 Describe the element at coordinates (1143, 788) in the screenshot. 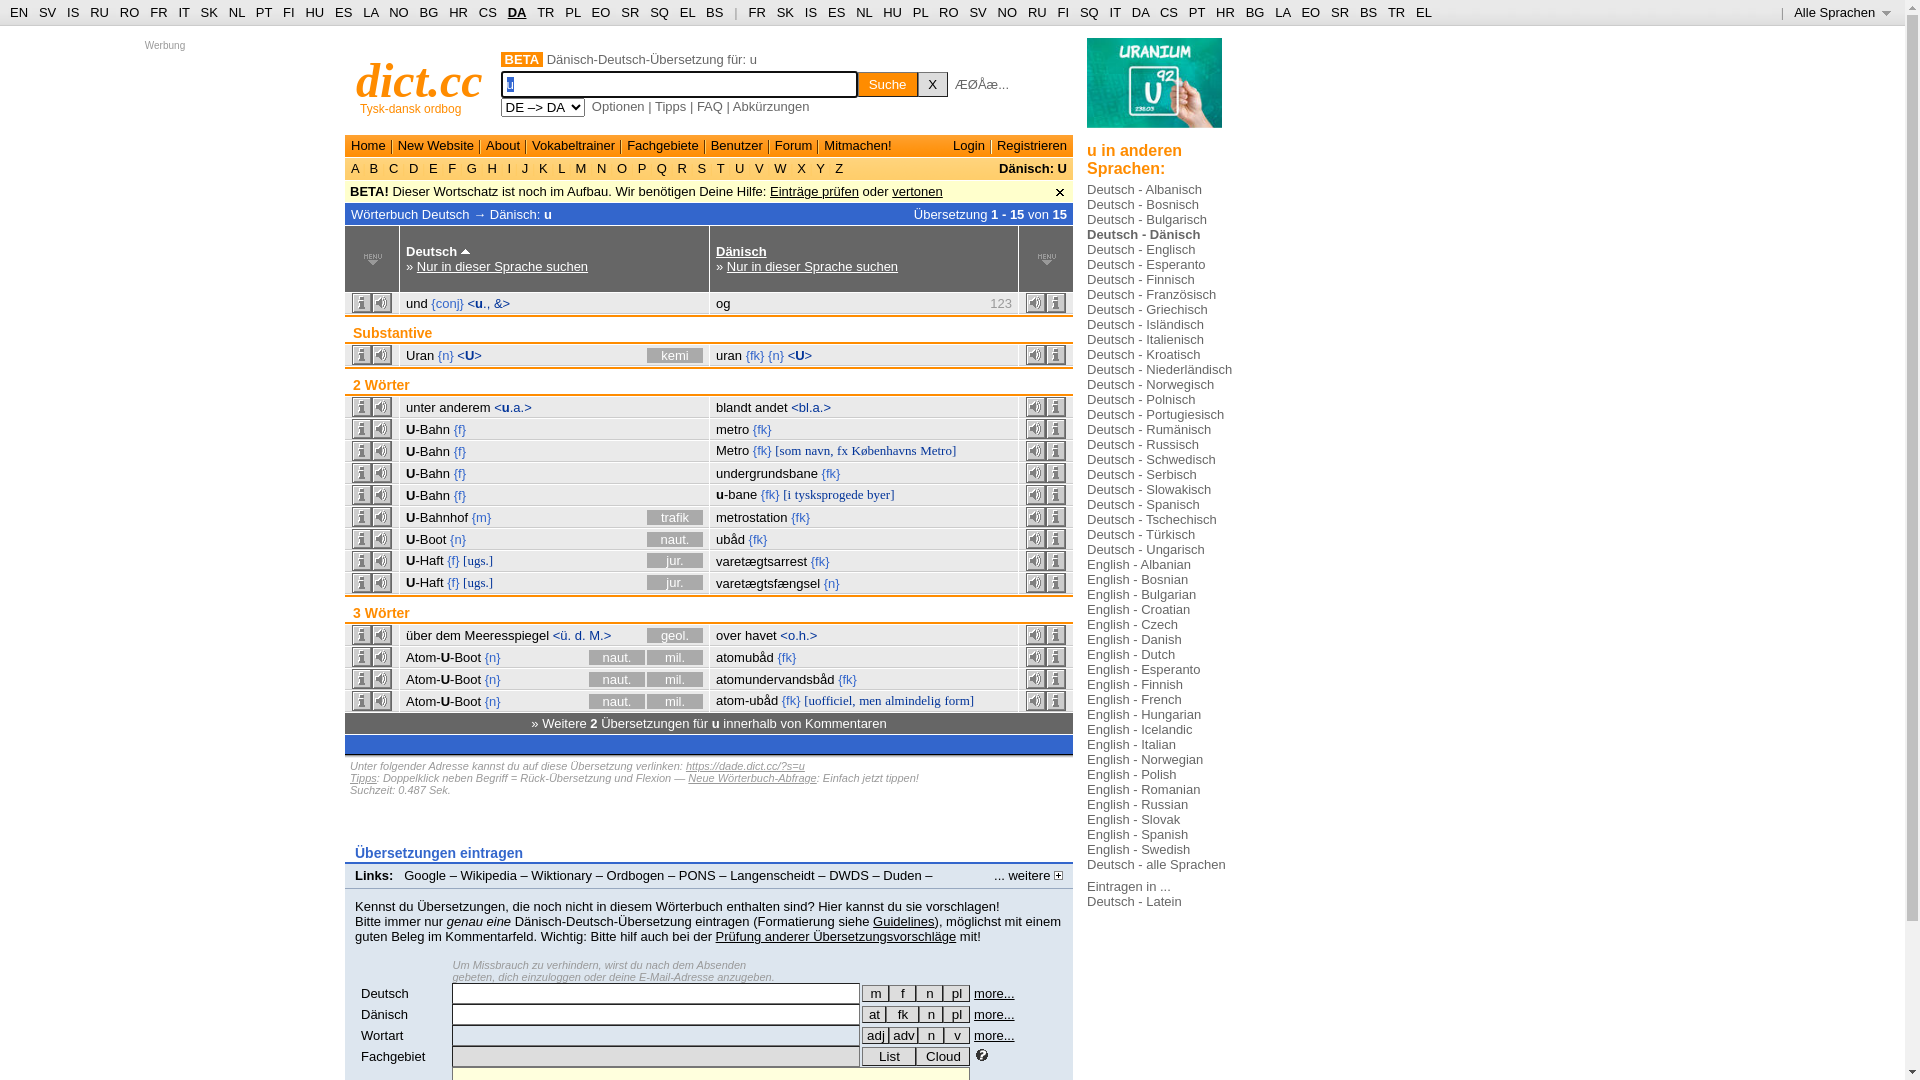

I see `'English - Romanian'` at that location.